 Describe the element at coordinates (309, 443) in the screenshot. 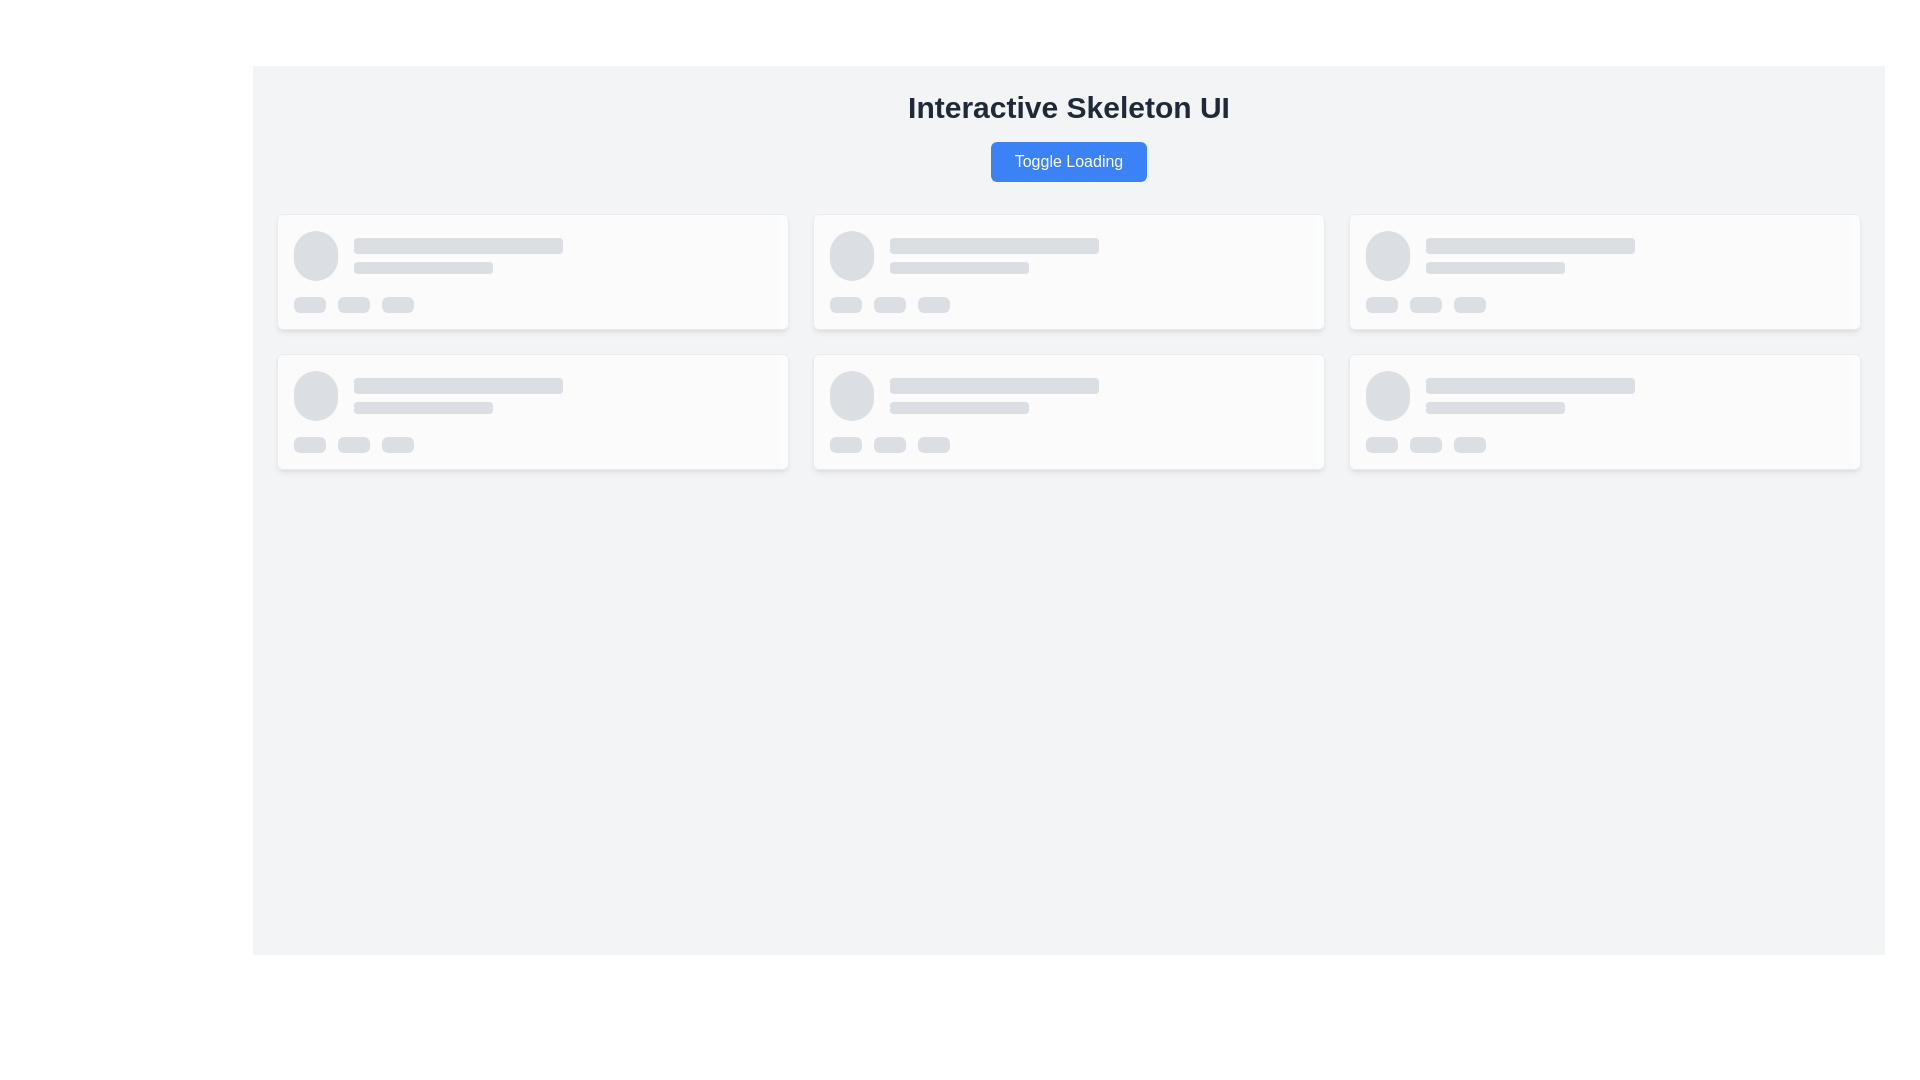

I see `the small rectangular button with rounded corners and a gray background, which is the first button in a horizontal row of three similar buttons` at that location.